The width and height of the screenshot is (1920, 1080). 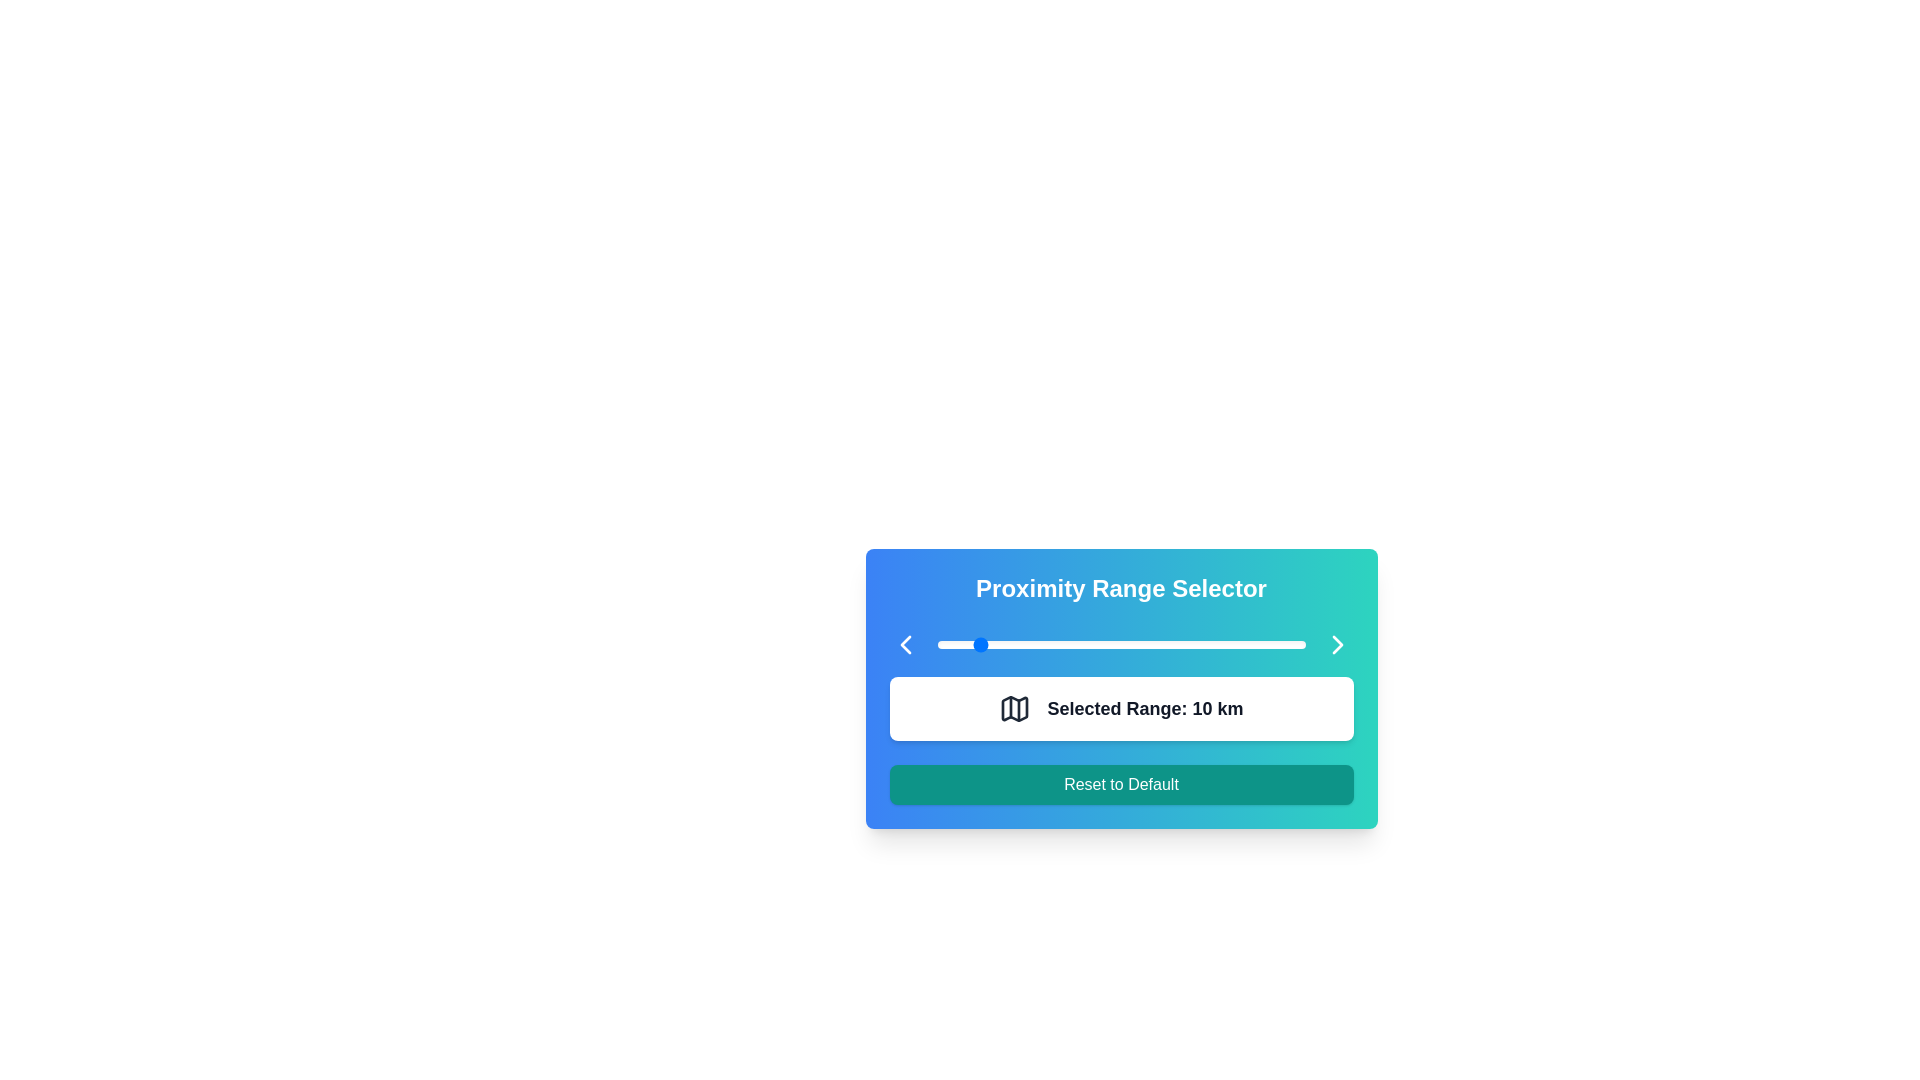 I want to click on the proximity range, so click(x=1278, y=644).